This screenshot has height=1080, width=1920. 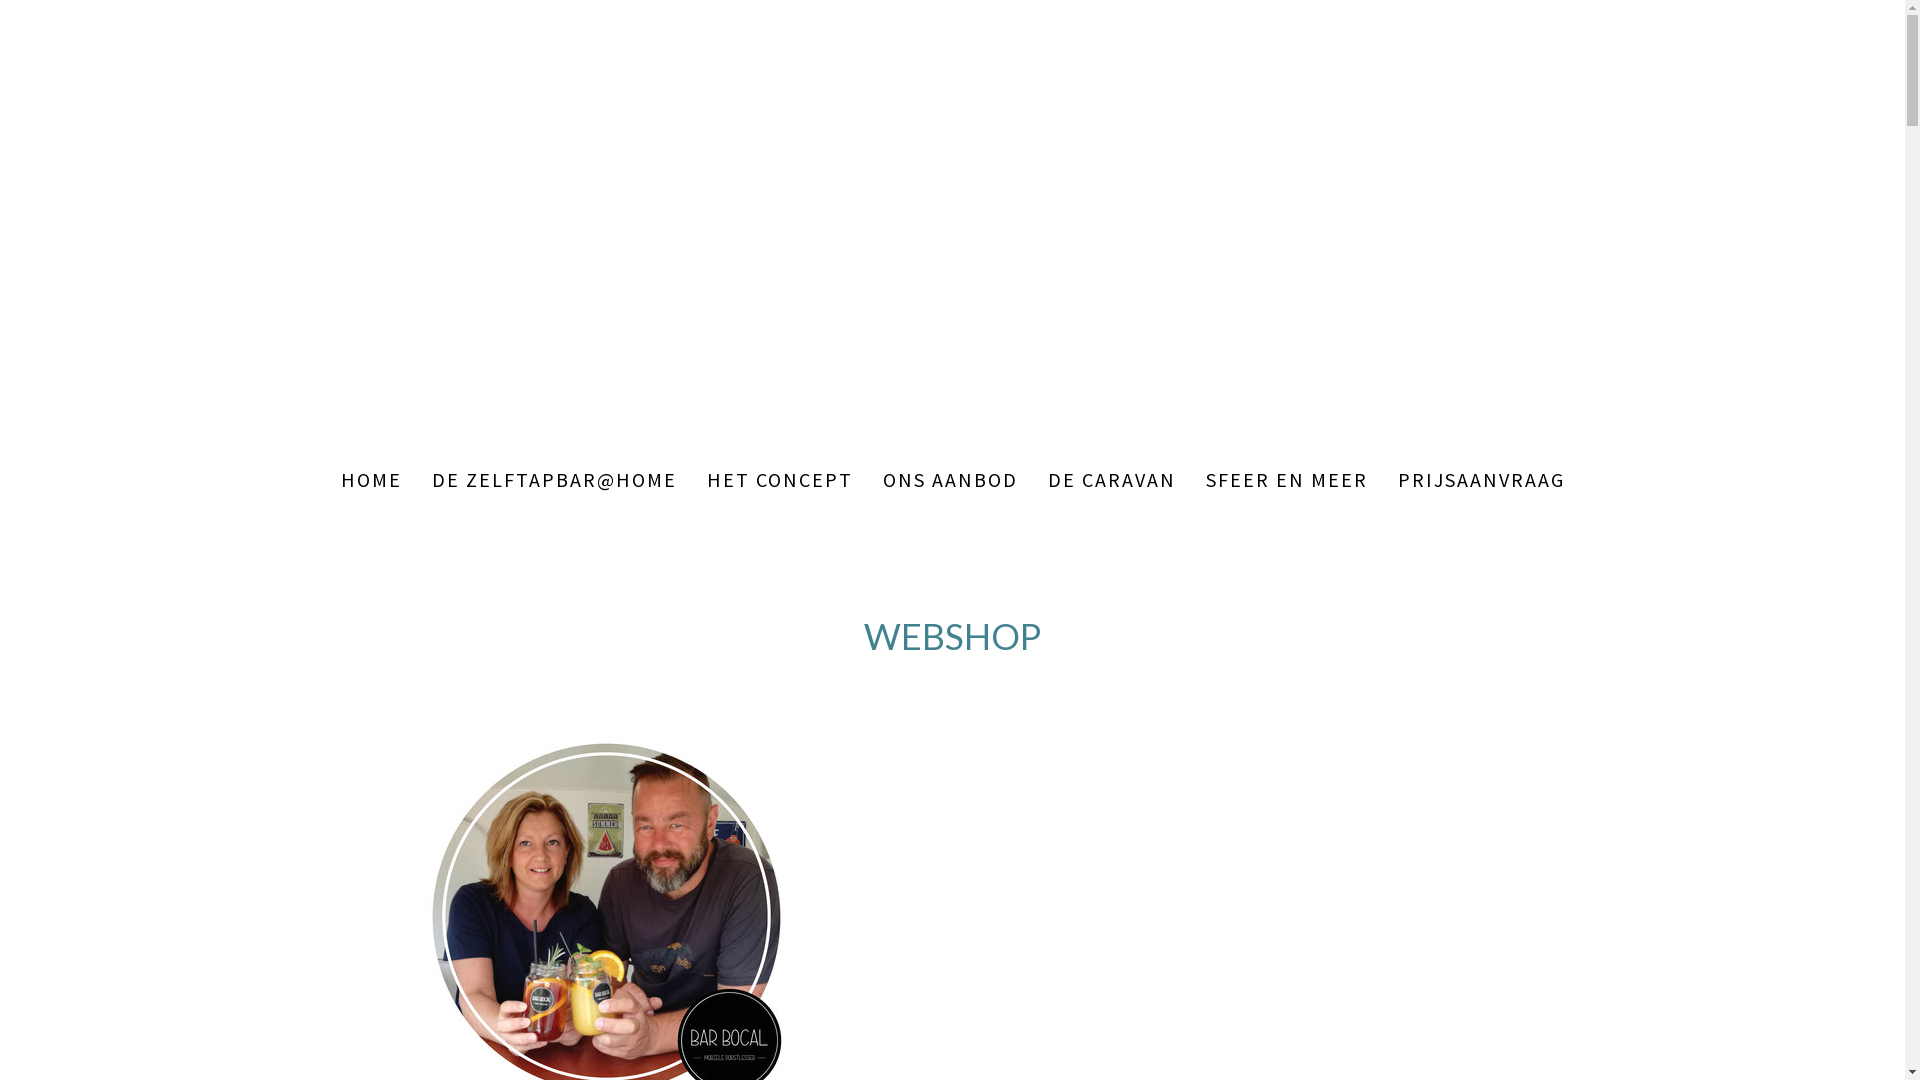 What do you see at coordinates (553, 479) in the screenshot?
I see `'DE ZELFTAPBAR@HOME'` at bounding box center [553, 479].